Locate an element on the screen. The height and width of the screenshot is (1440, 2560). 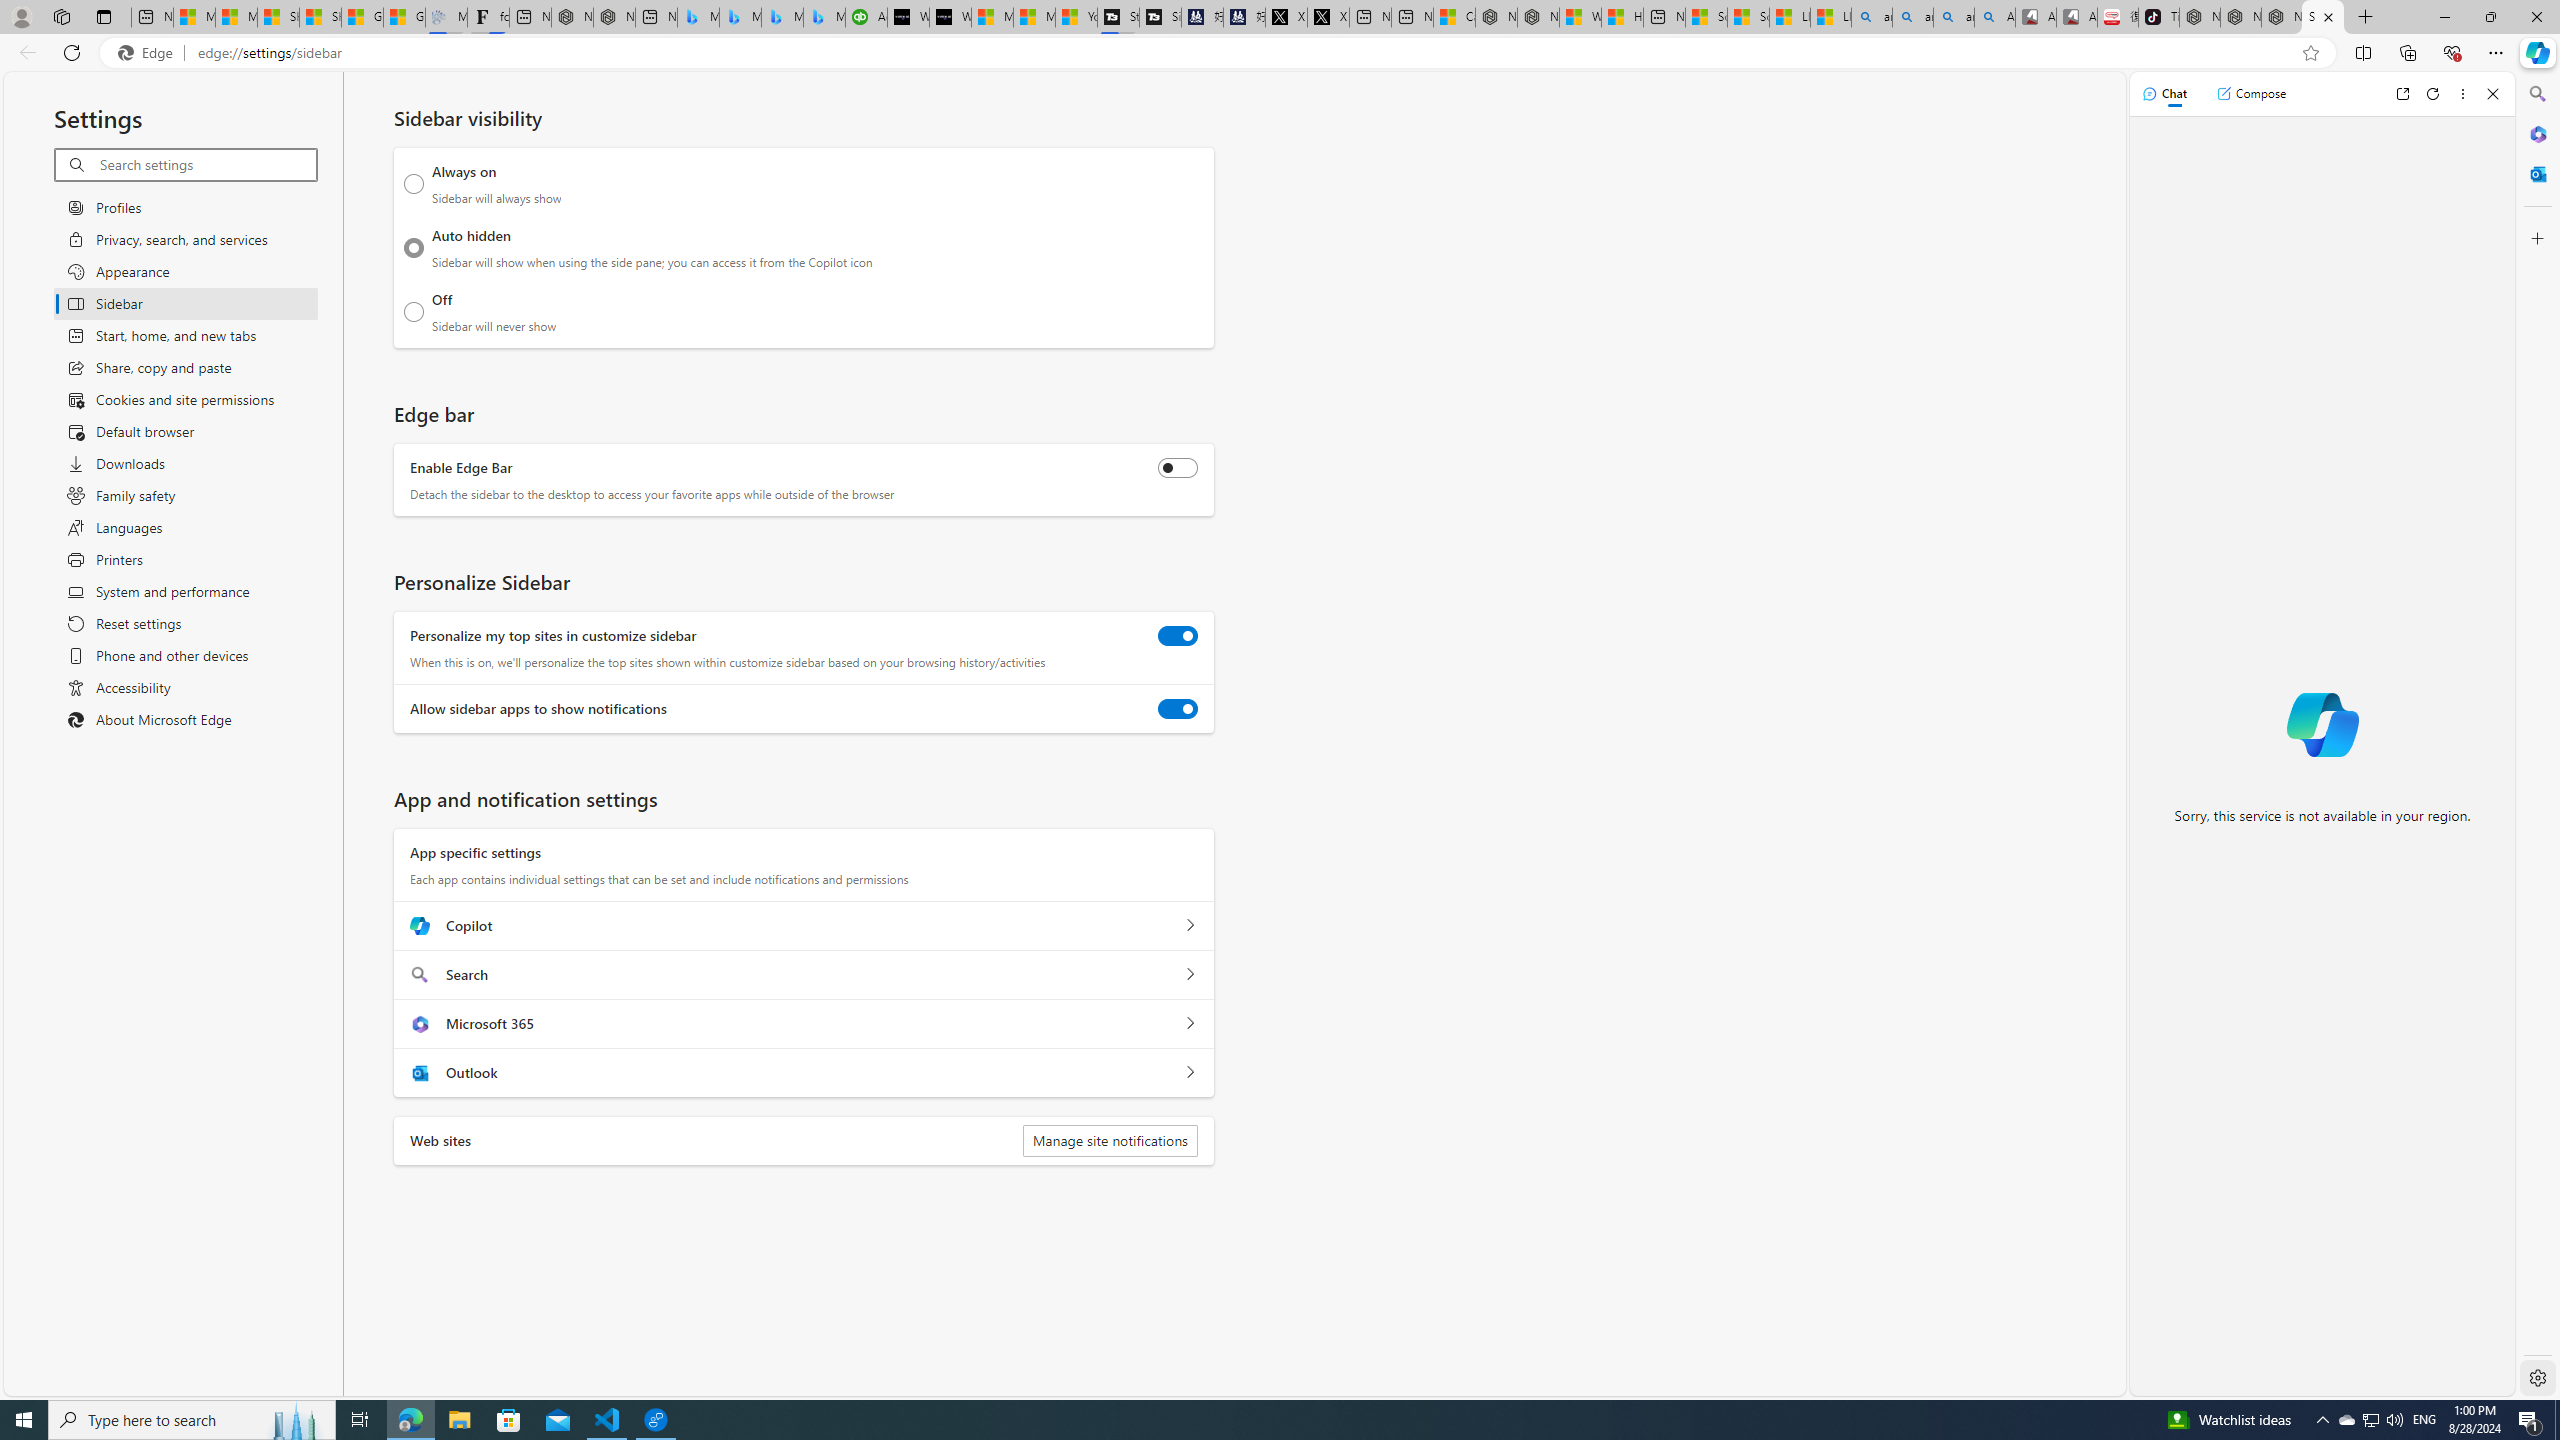
'Edge' is located at coordinates (148, 53).